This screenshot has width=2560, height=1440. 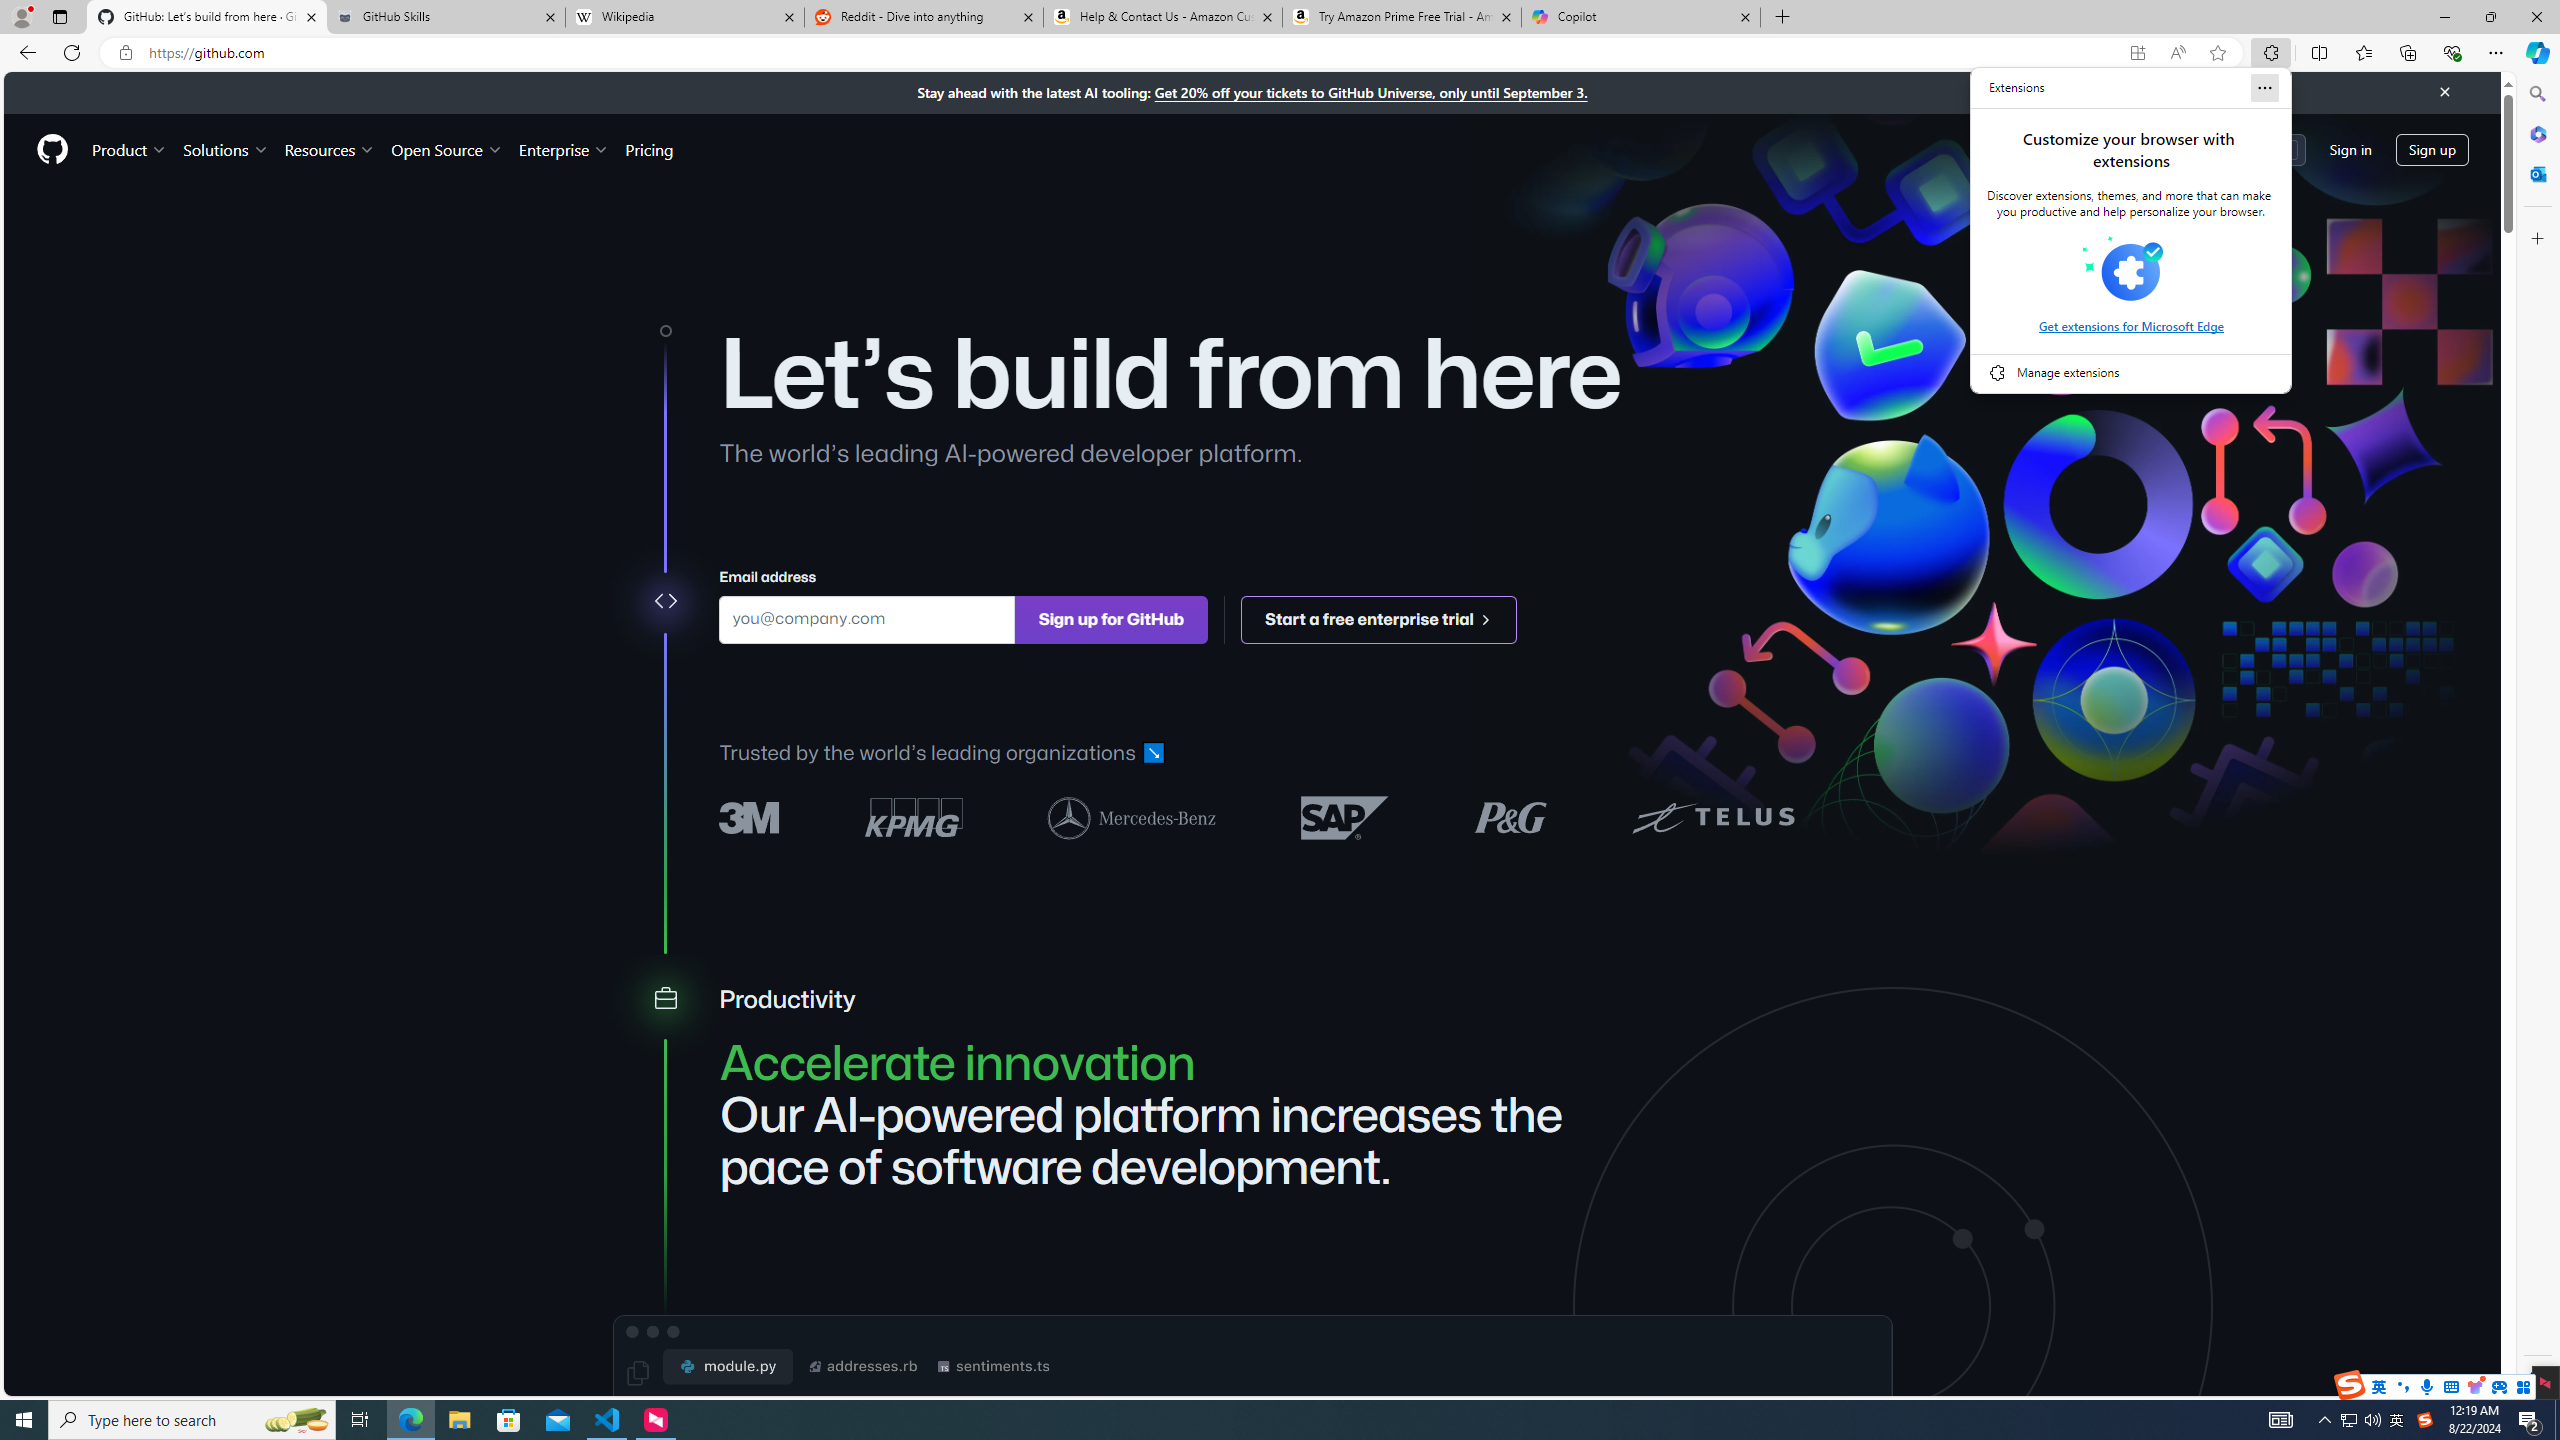 I want to click on 'Notification Chevron', so click(x=2324, y=1418).